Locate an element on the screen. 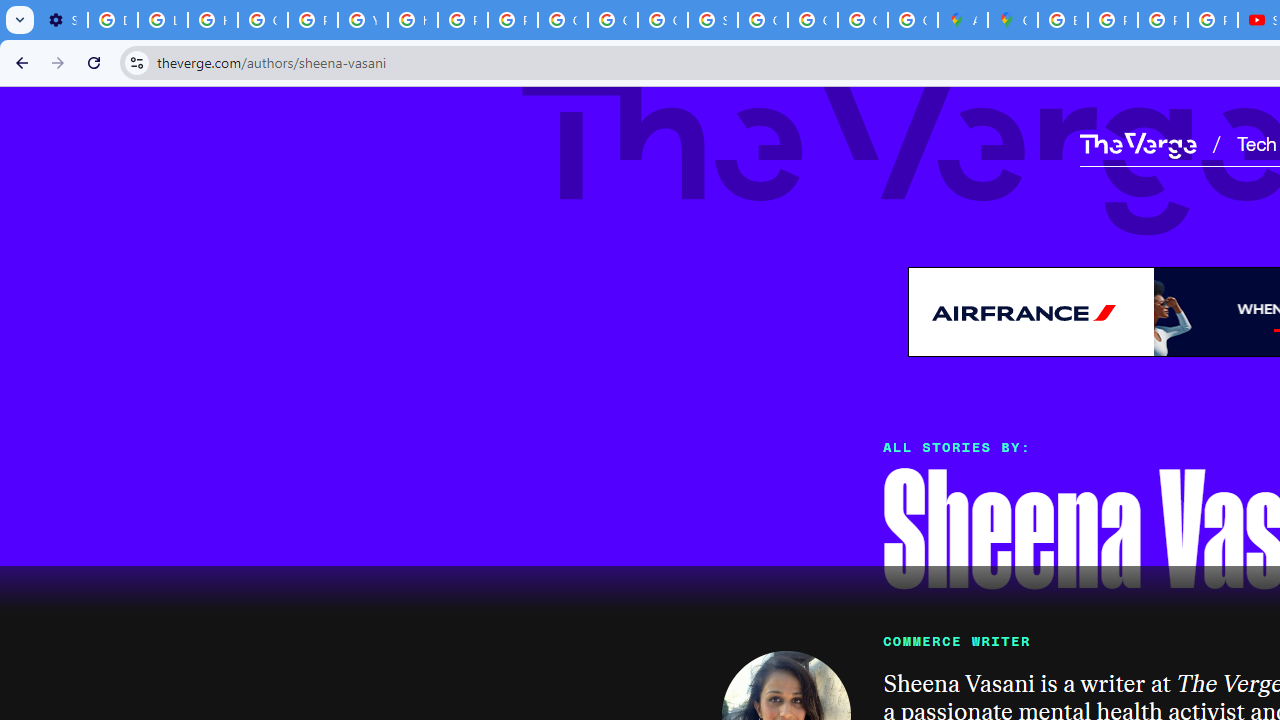  'The Verge' is located at coordinates (1137, 144).